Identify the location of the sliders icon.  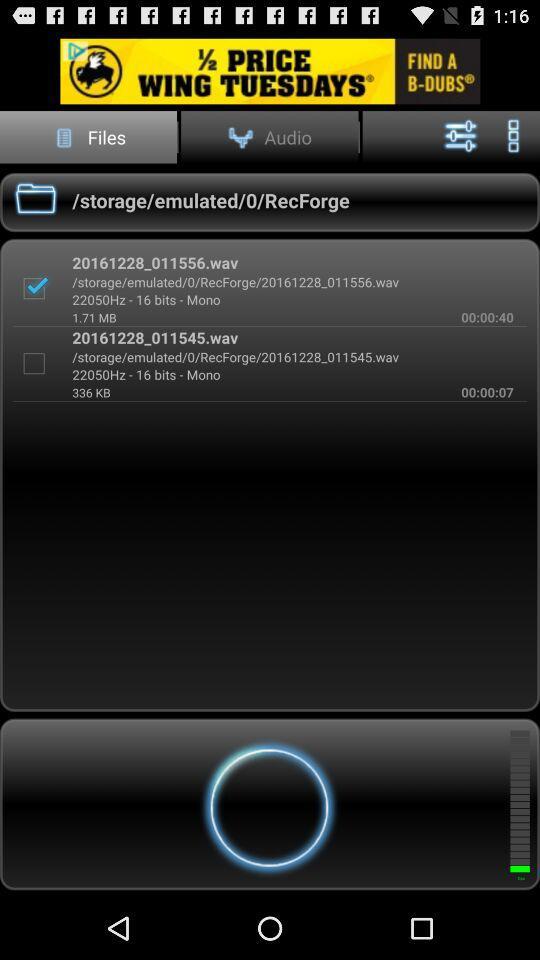
(461, 144).